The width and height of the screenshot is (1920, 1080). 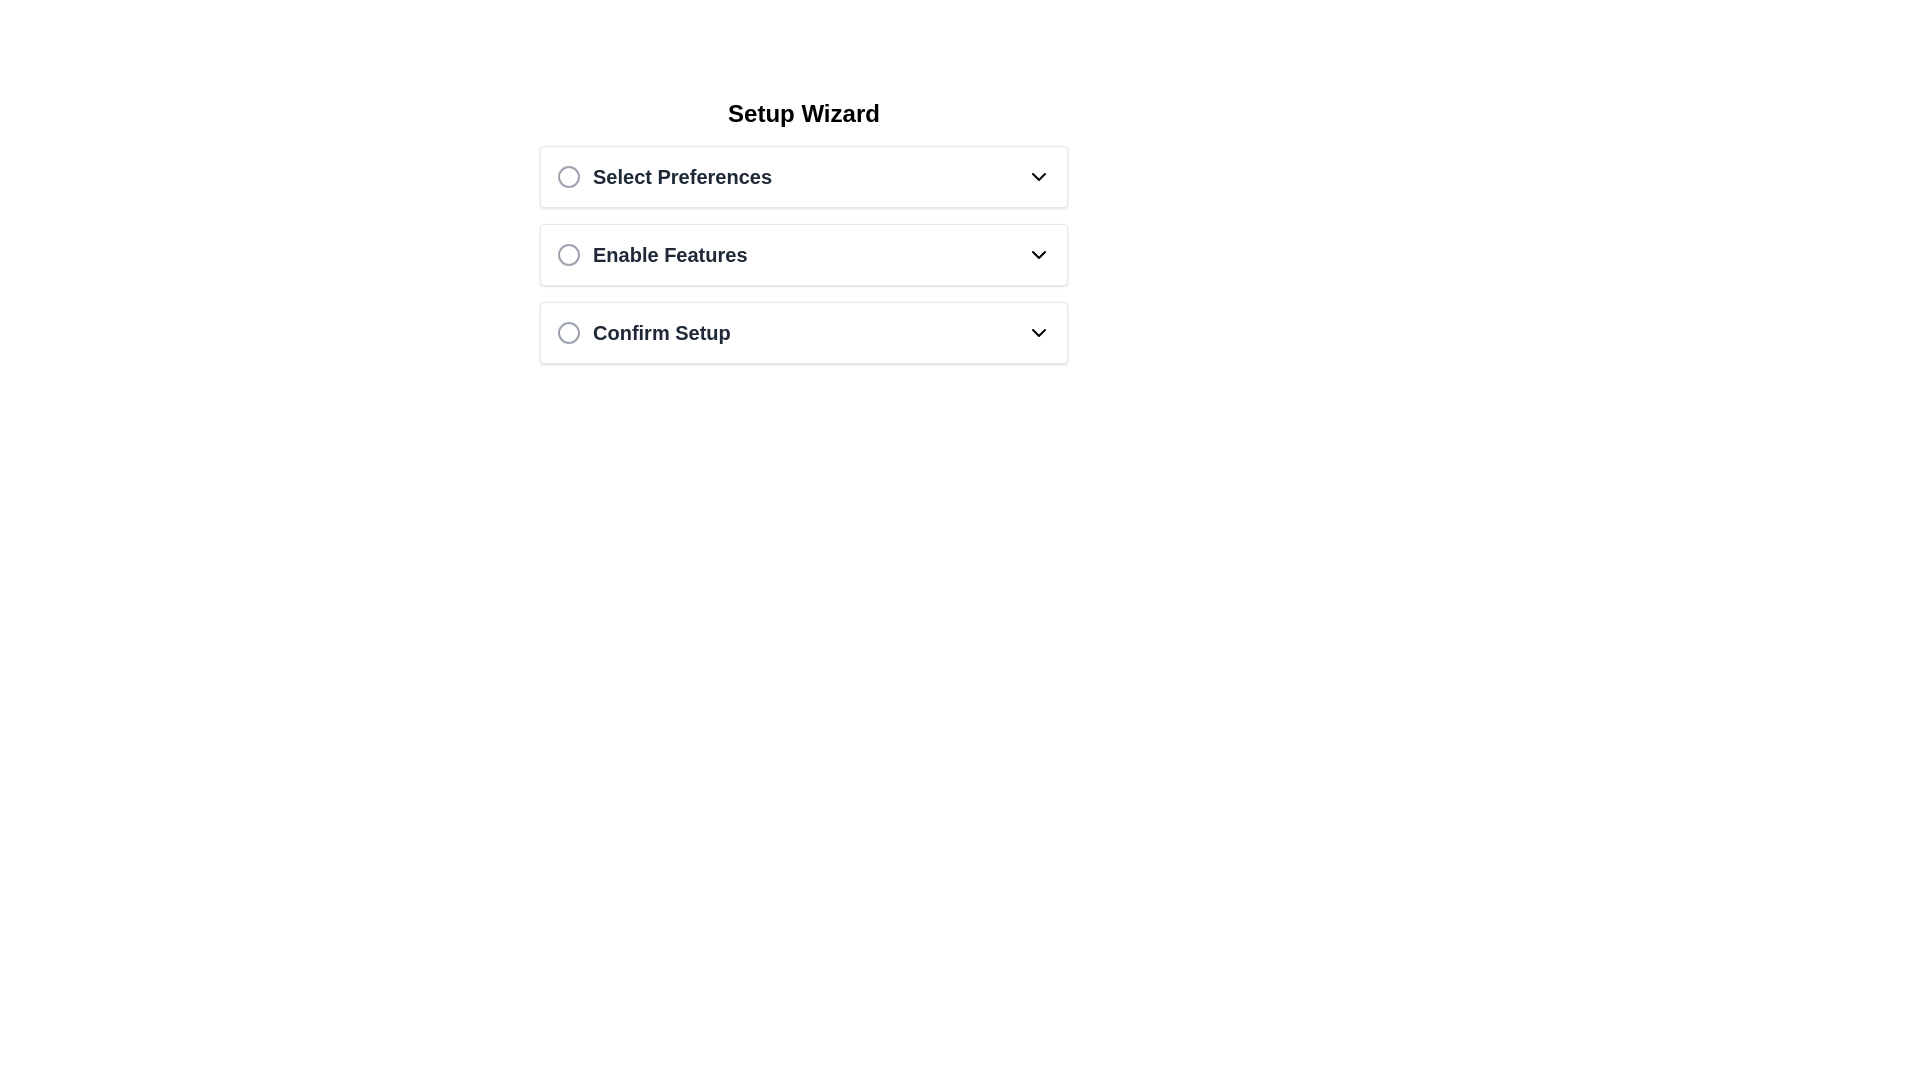 I want to click on the black downward-facing chevron icon indicating a dropdown in the 'Enable Features' section, so click(x=1038, y=253).